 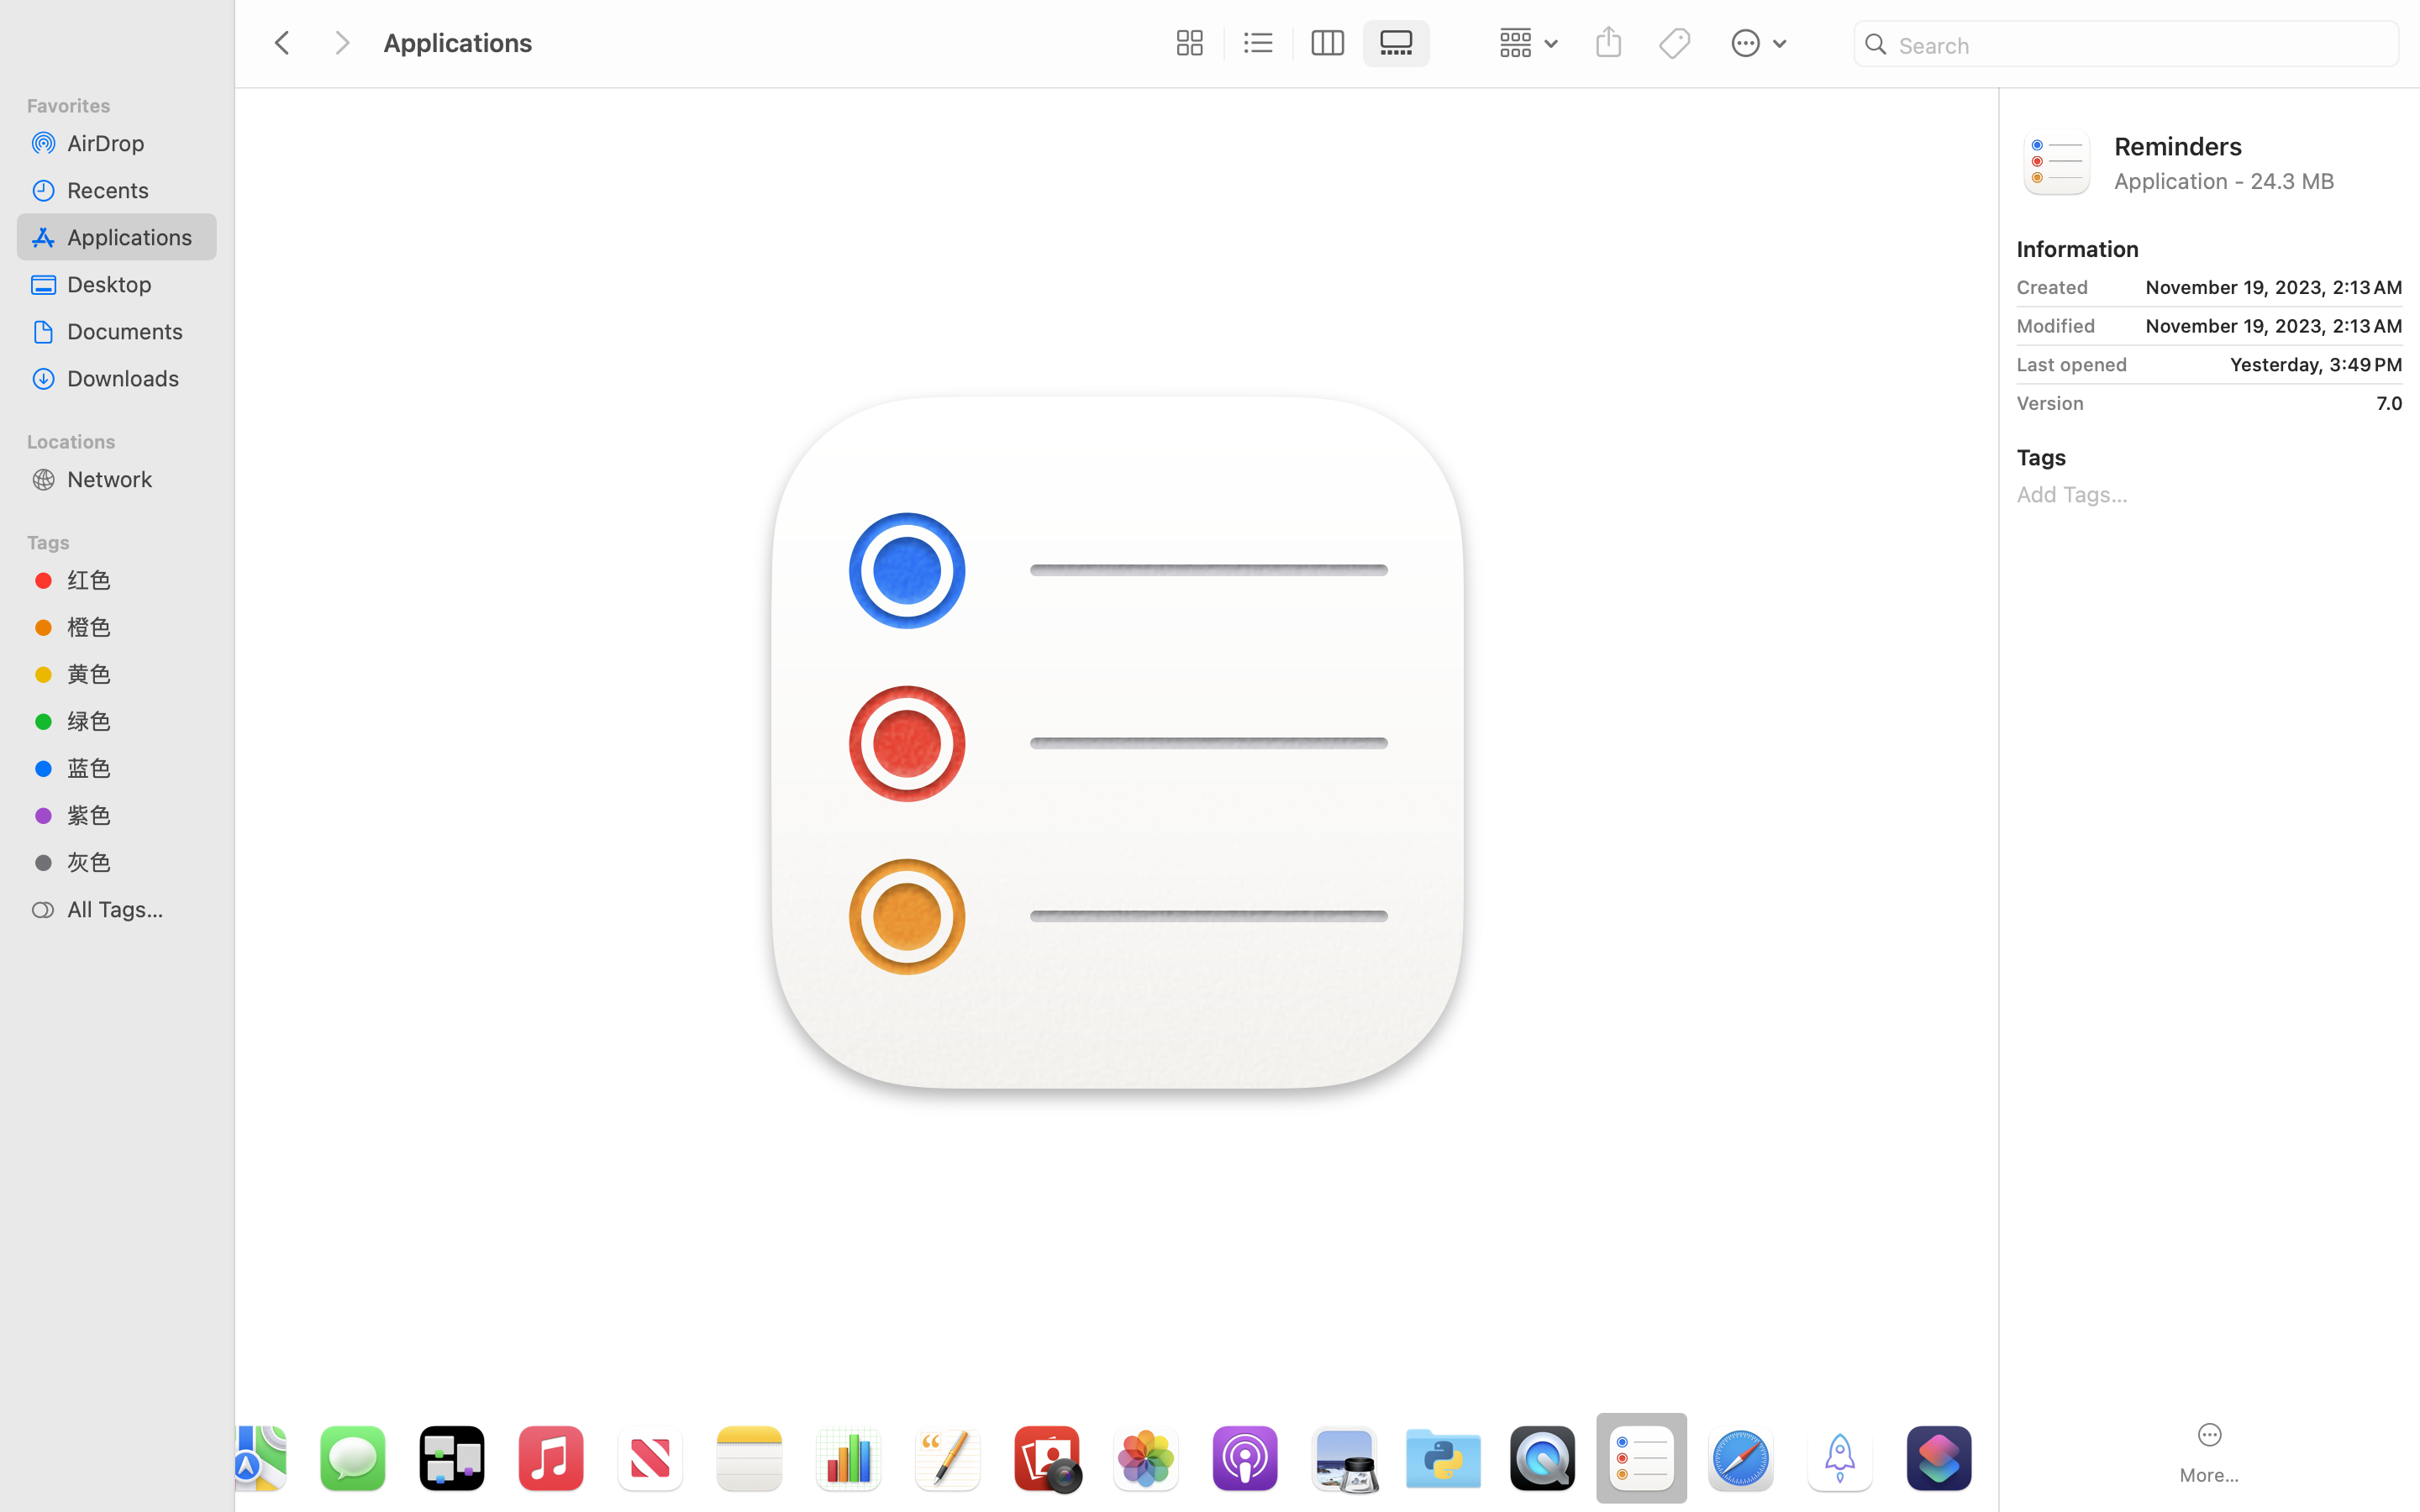 I want to click on 'November 19, 2023, 2:13 AM', so click(x=2251, y=287).